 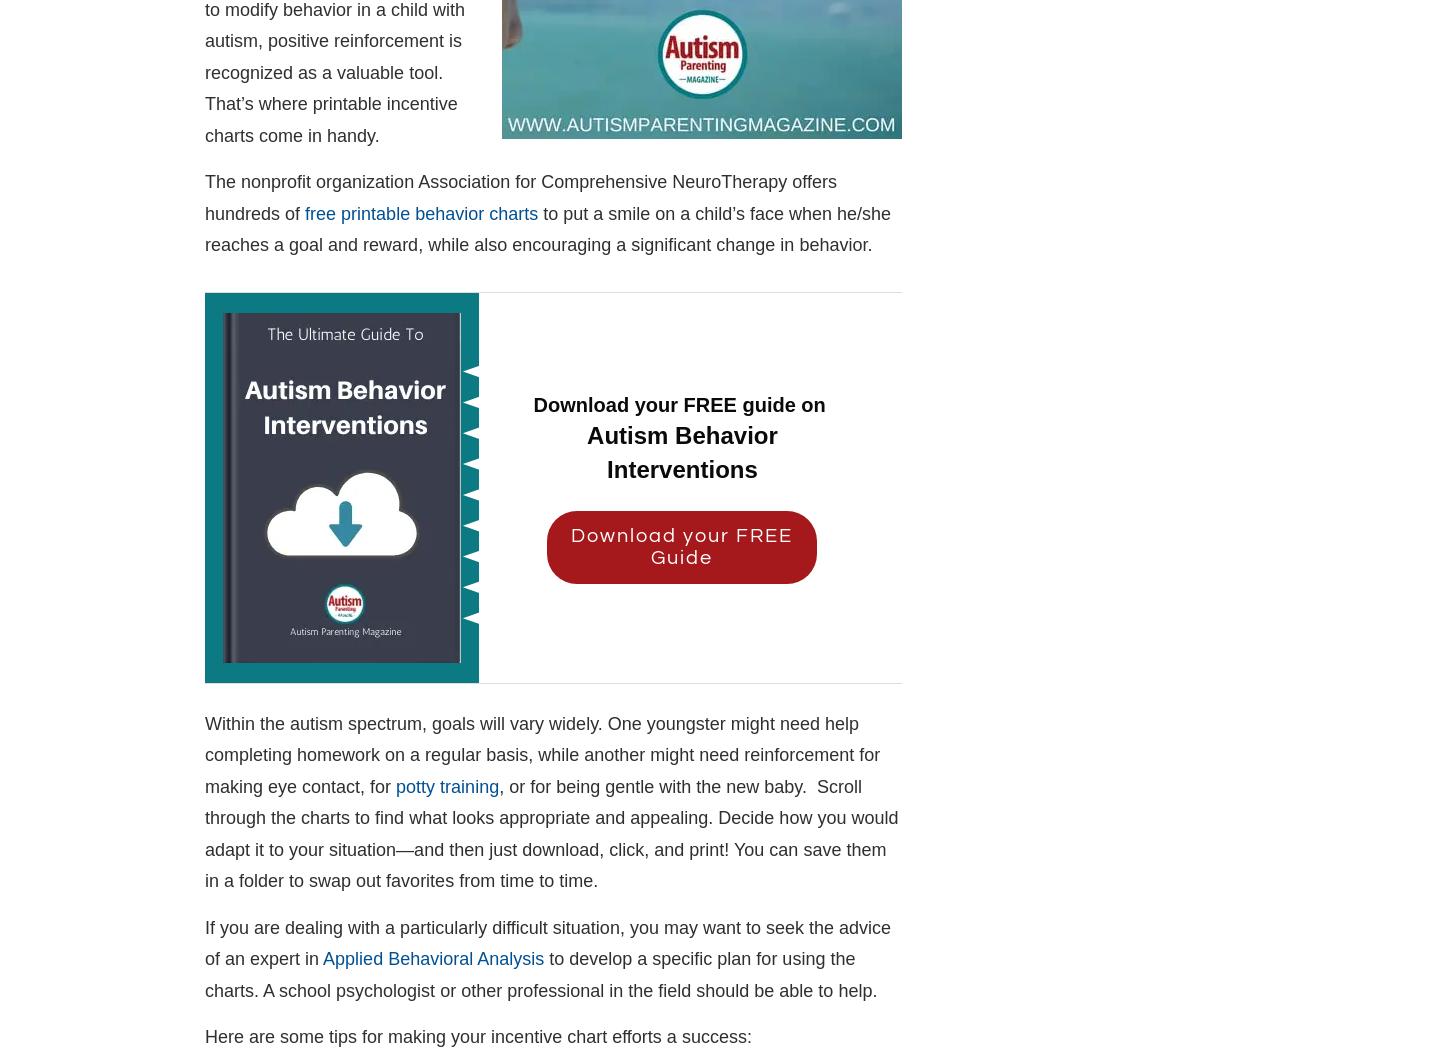 What do you see at coordinates (520, 197) in the screenshot?
I see `'The nonprofit organization Association for Comprehensive NeuroTherapy offers hundreds of'` at bounding box center [520, 197].